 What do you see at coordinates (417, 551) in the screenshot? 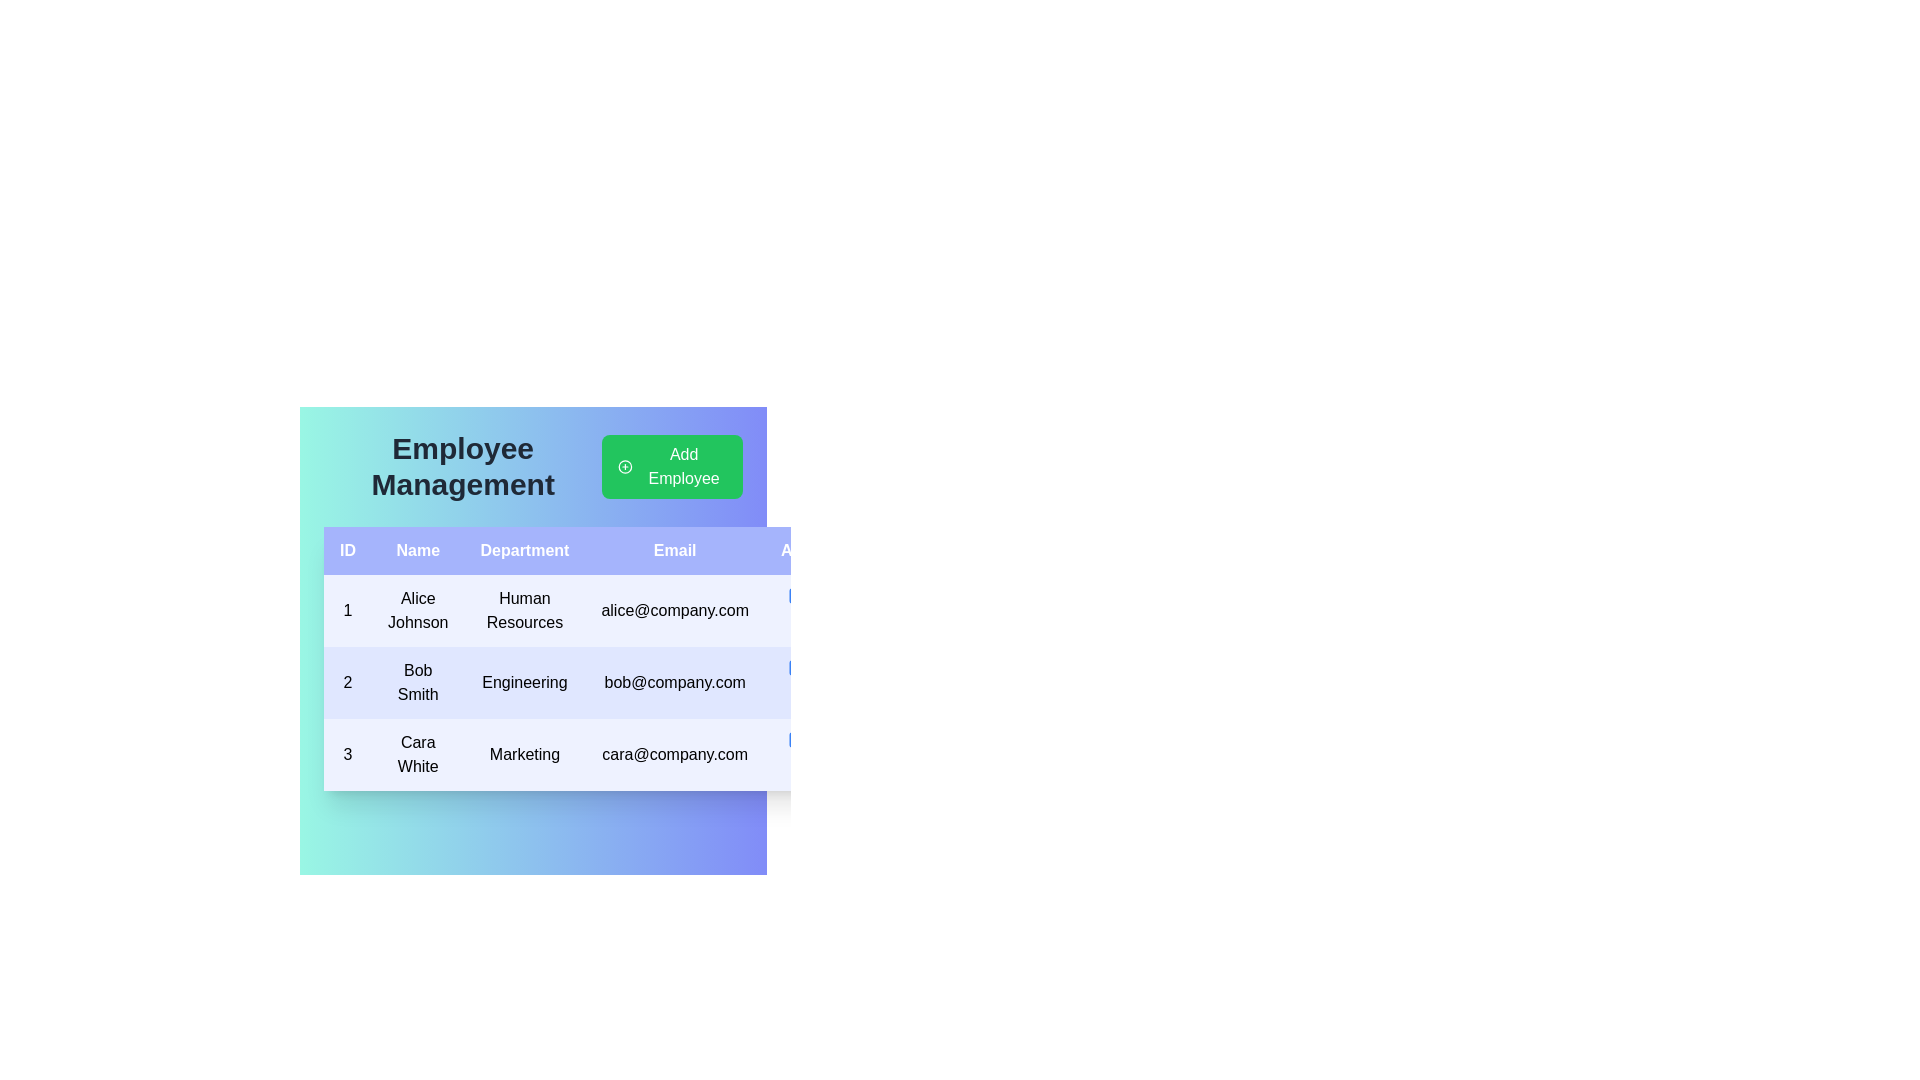
I see `the 'Name' column header cell in the table, which is the second column header located between the 'ID' and 'Department' headers` at bounding box center [417, 551].